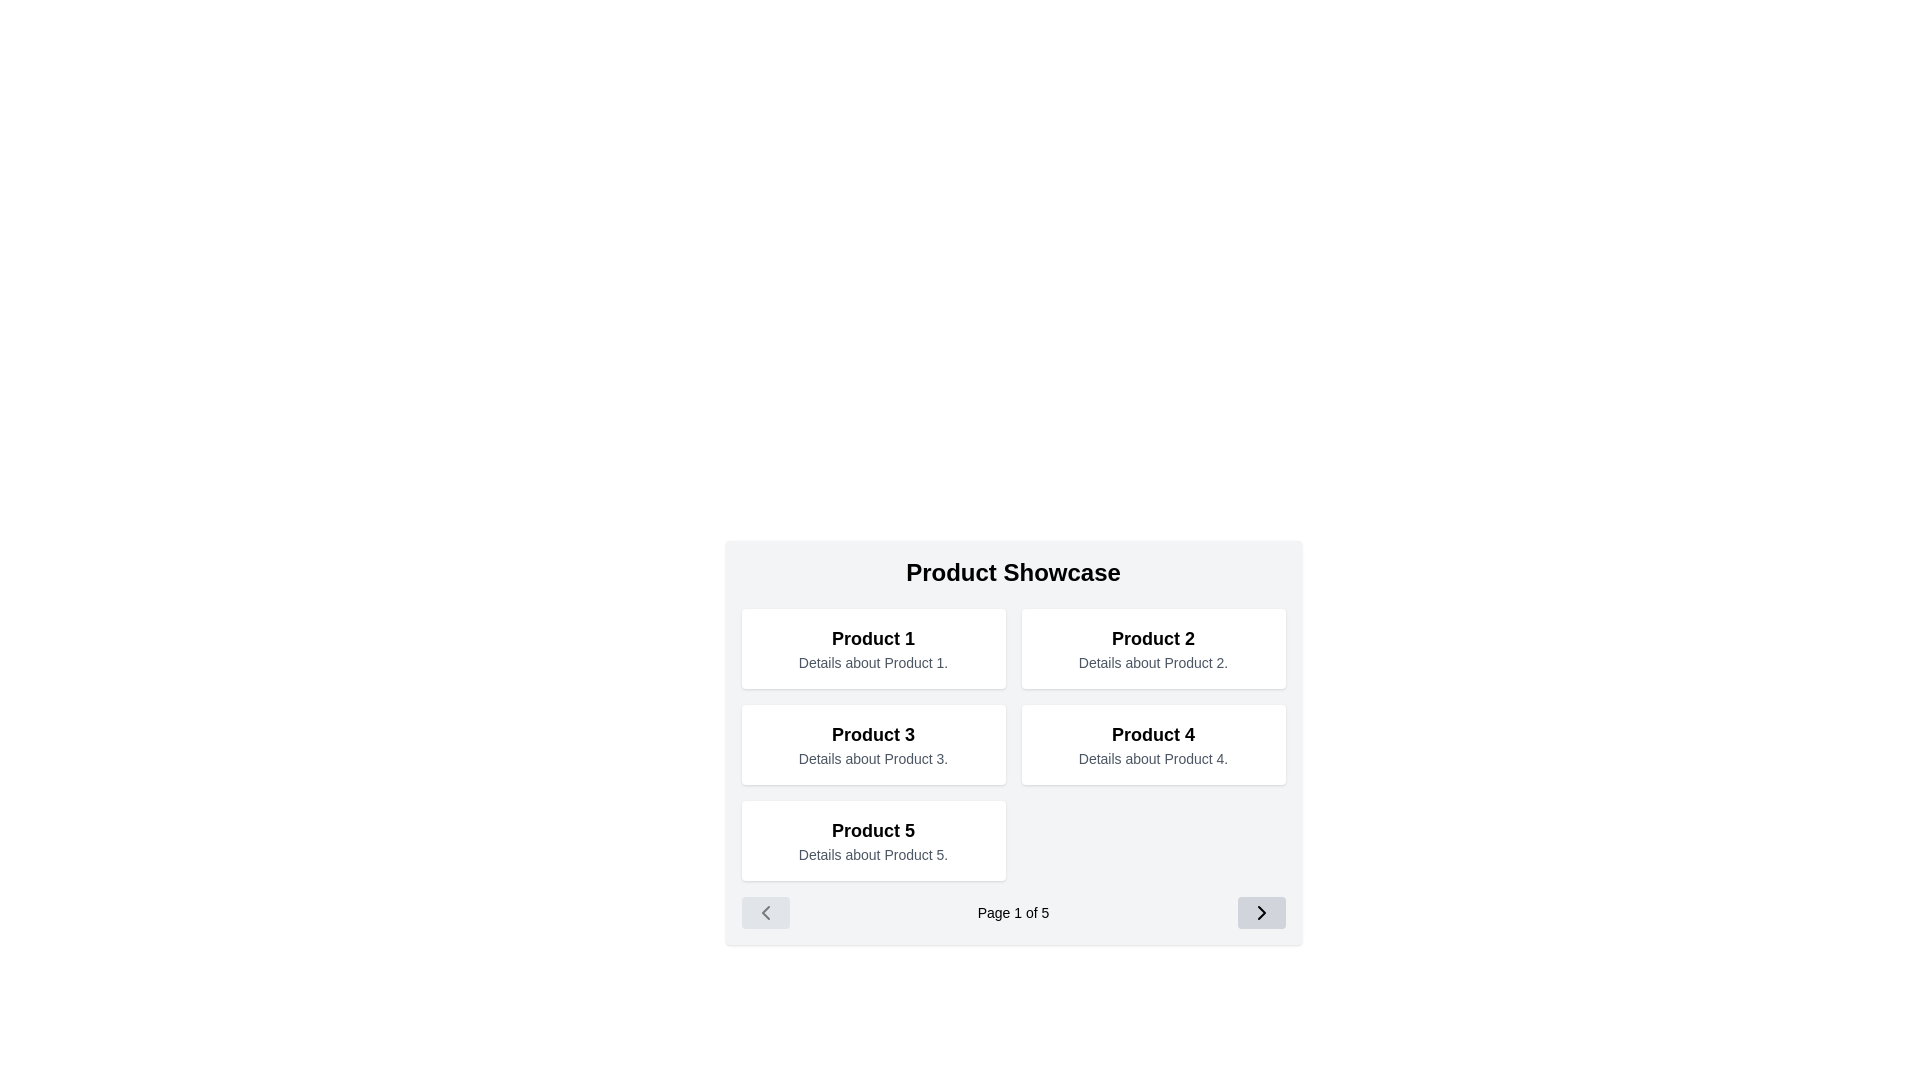 This screenshot has height=1080, width=1920. I want to click on the text label displaying 'Product 4' in bold, so click(1153, 735).